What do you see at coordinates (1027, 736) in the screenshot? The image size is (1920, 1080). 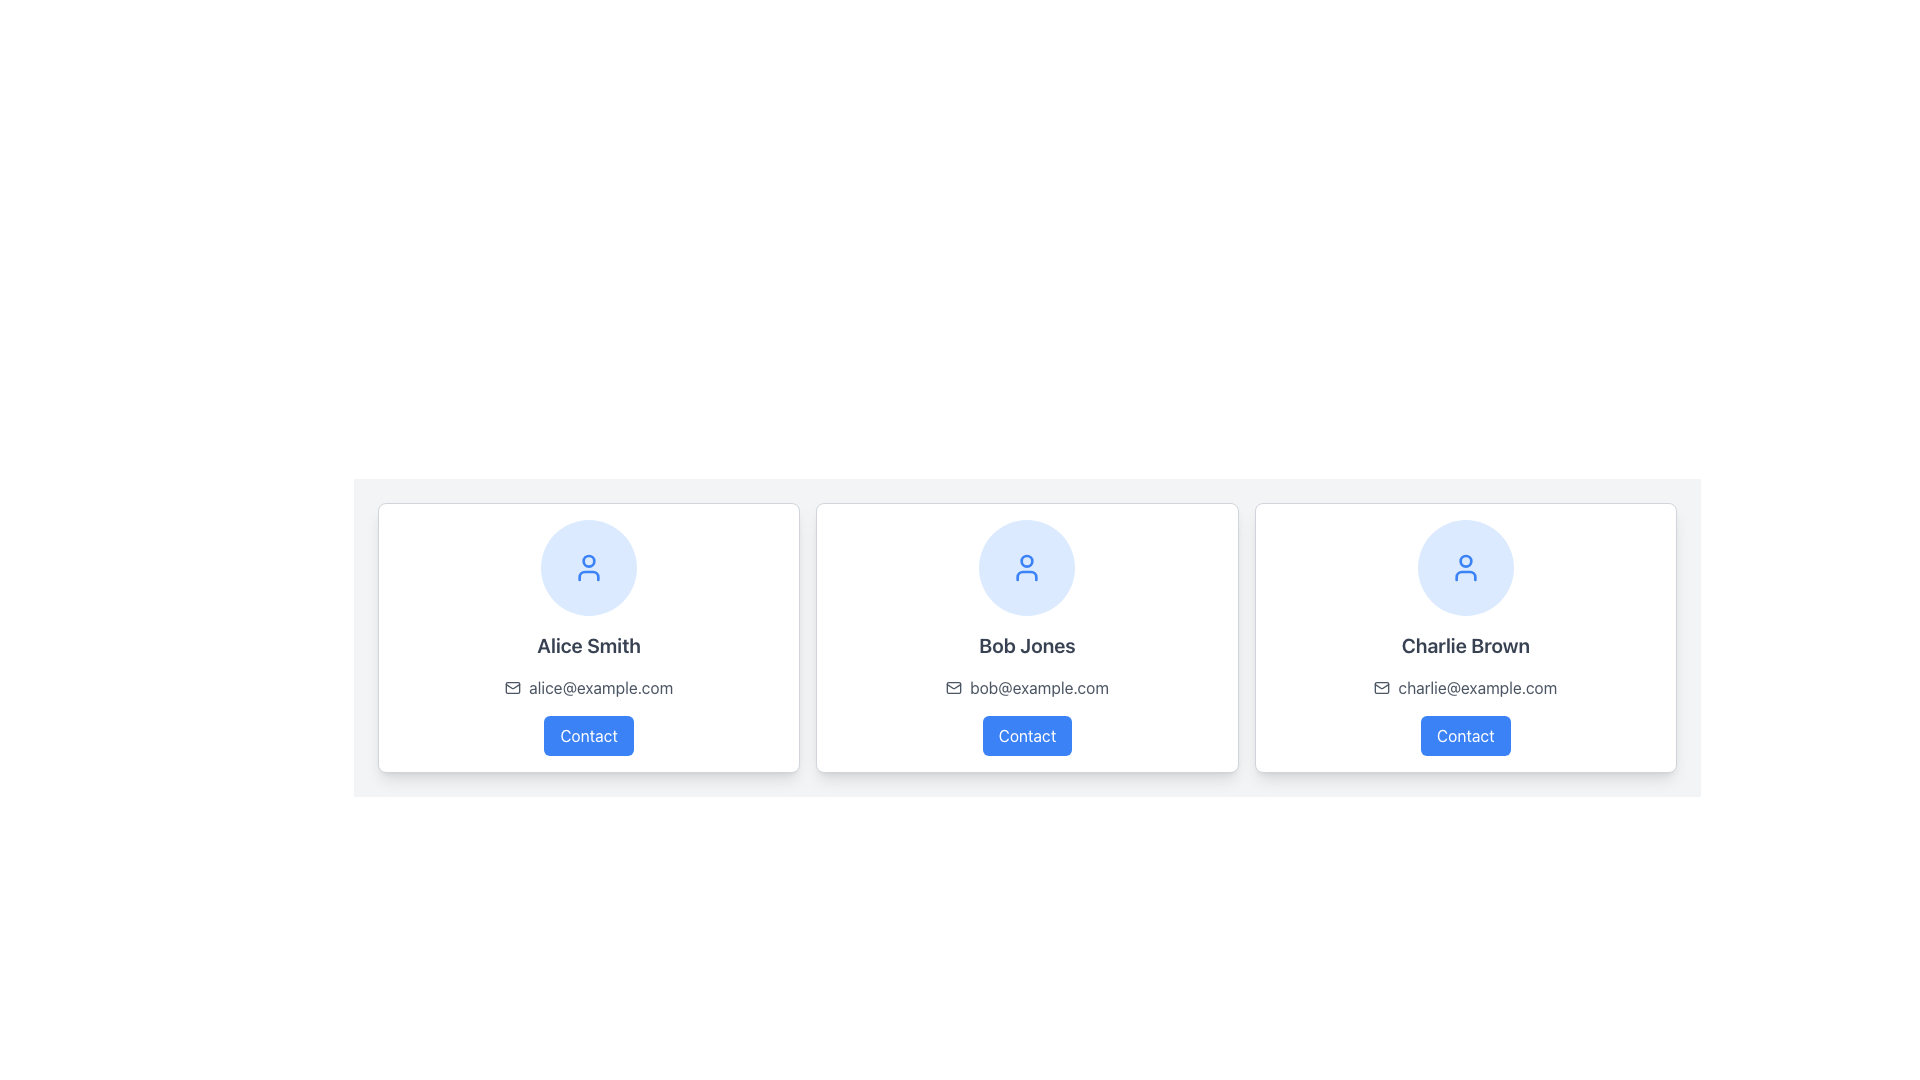 I see `the contact button located at the bottom center of the user card displaying information for 'Bob Jones' to change its color` at bounding box center [1027, 736].